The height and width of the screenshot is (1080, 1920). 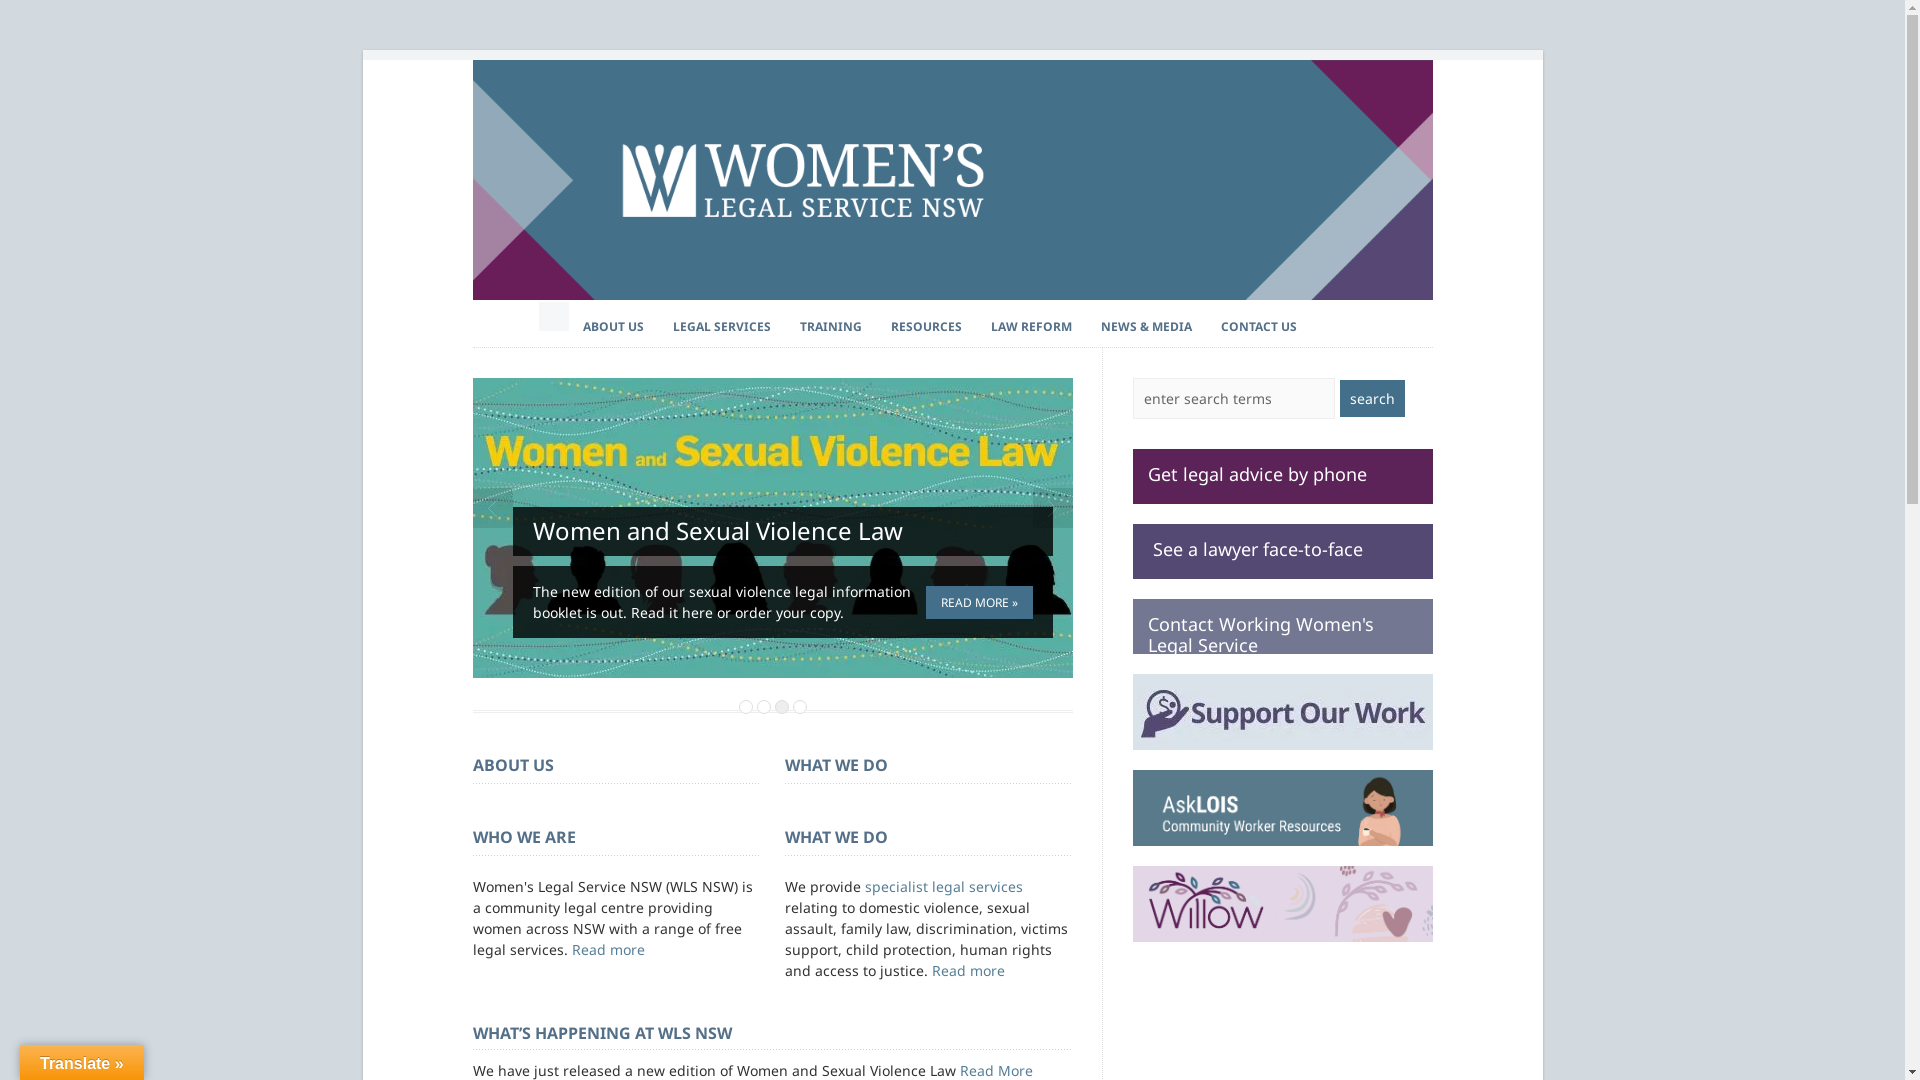 I want to click on 'Read more', so click(x=607, y=948).